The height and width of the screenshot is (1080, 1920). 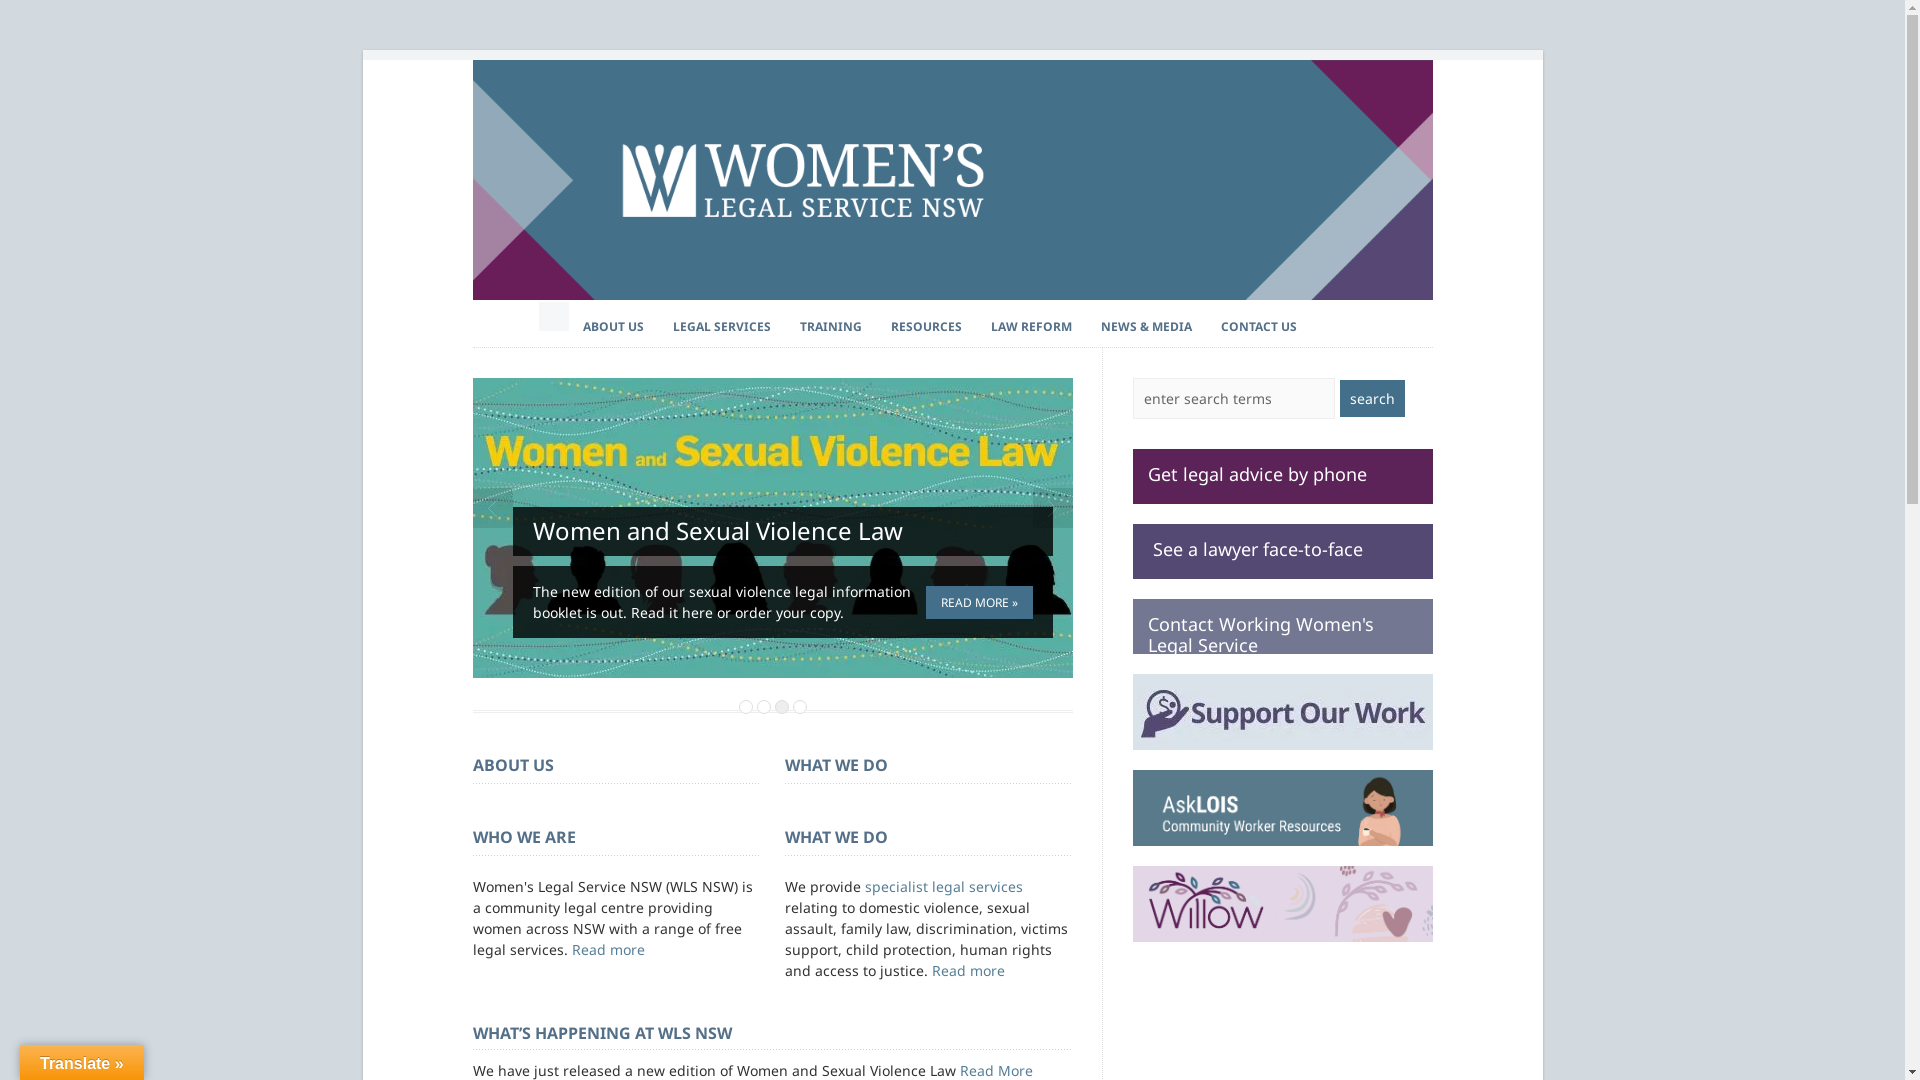 I want to click on 'Read more', so click(x=607, y=948).